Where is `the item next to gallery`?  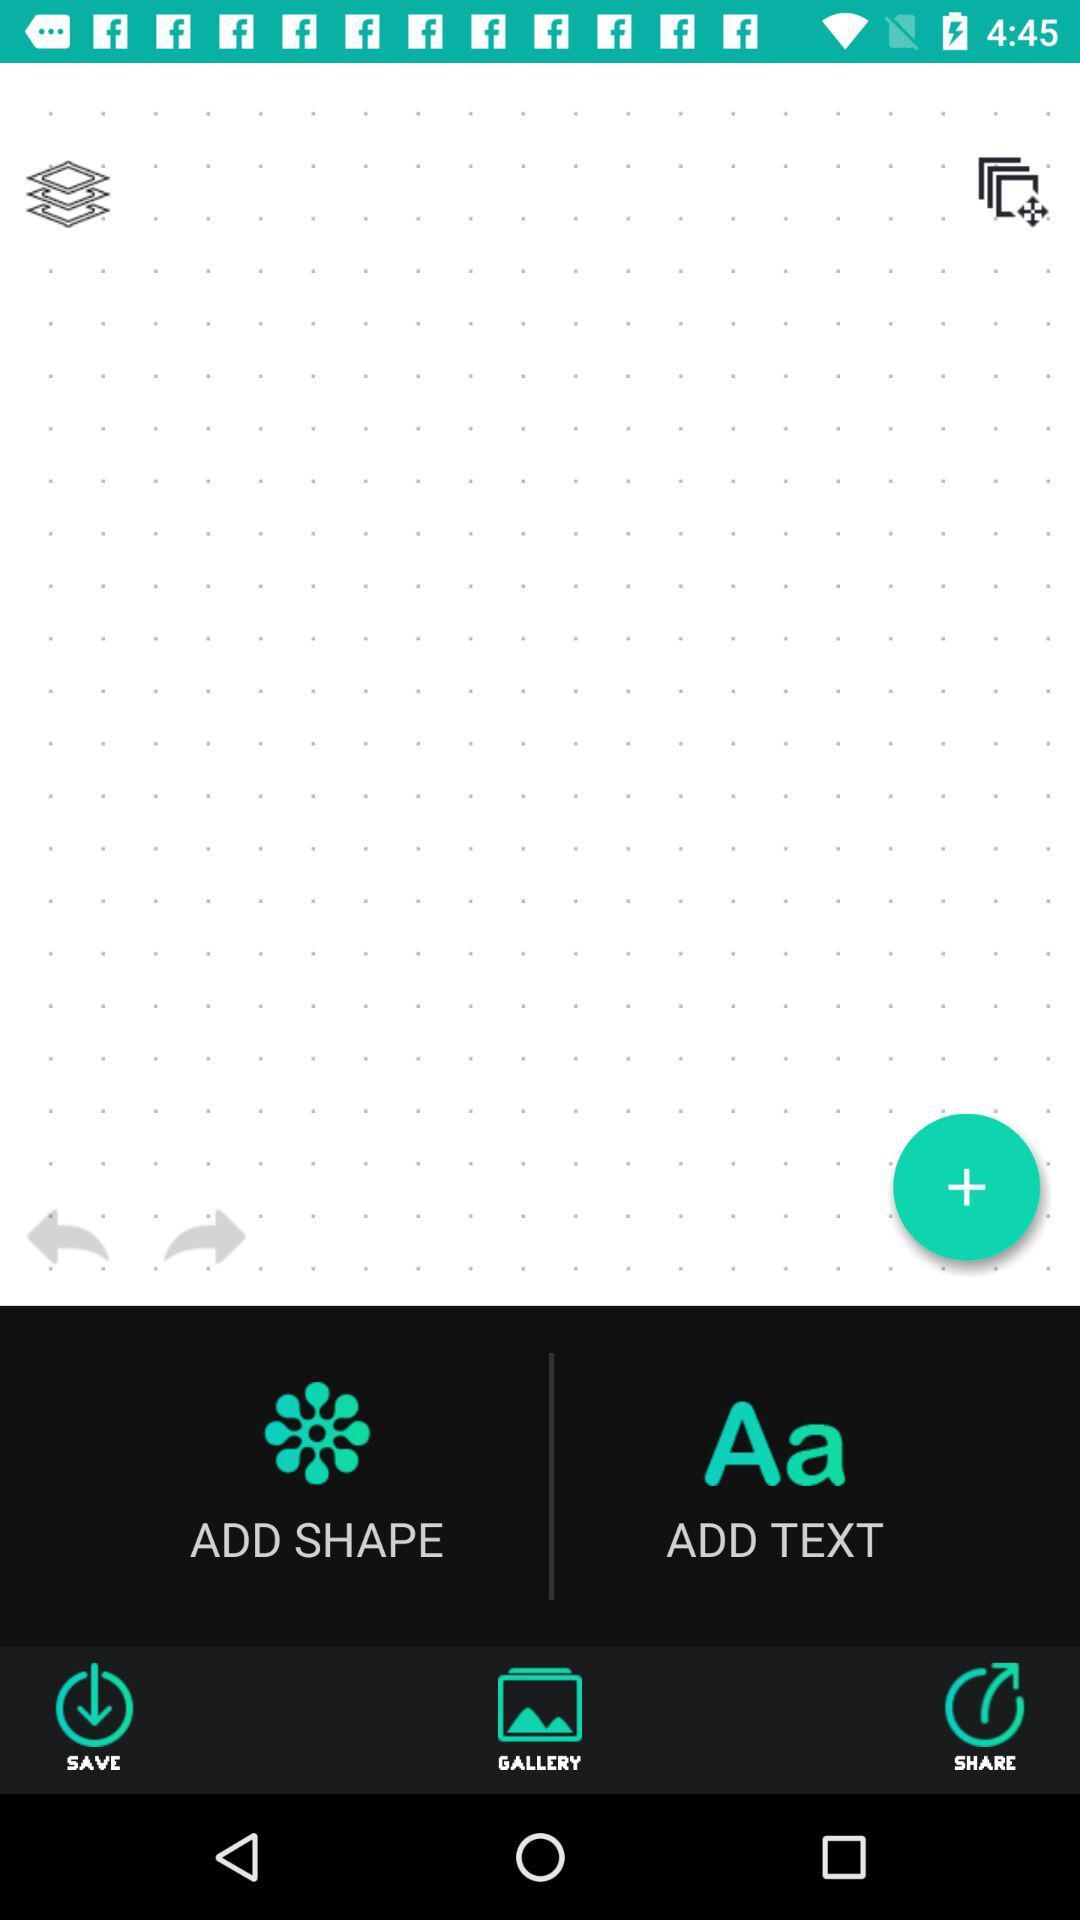 the item next to gallery is located at coordinates (94, 1719).